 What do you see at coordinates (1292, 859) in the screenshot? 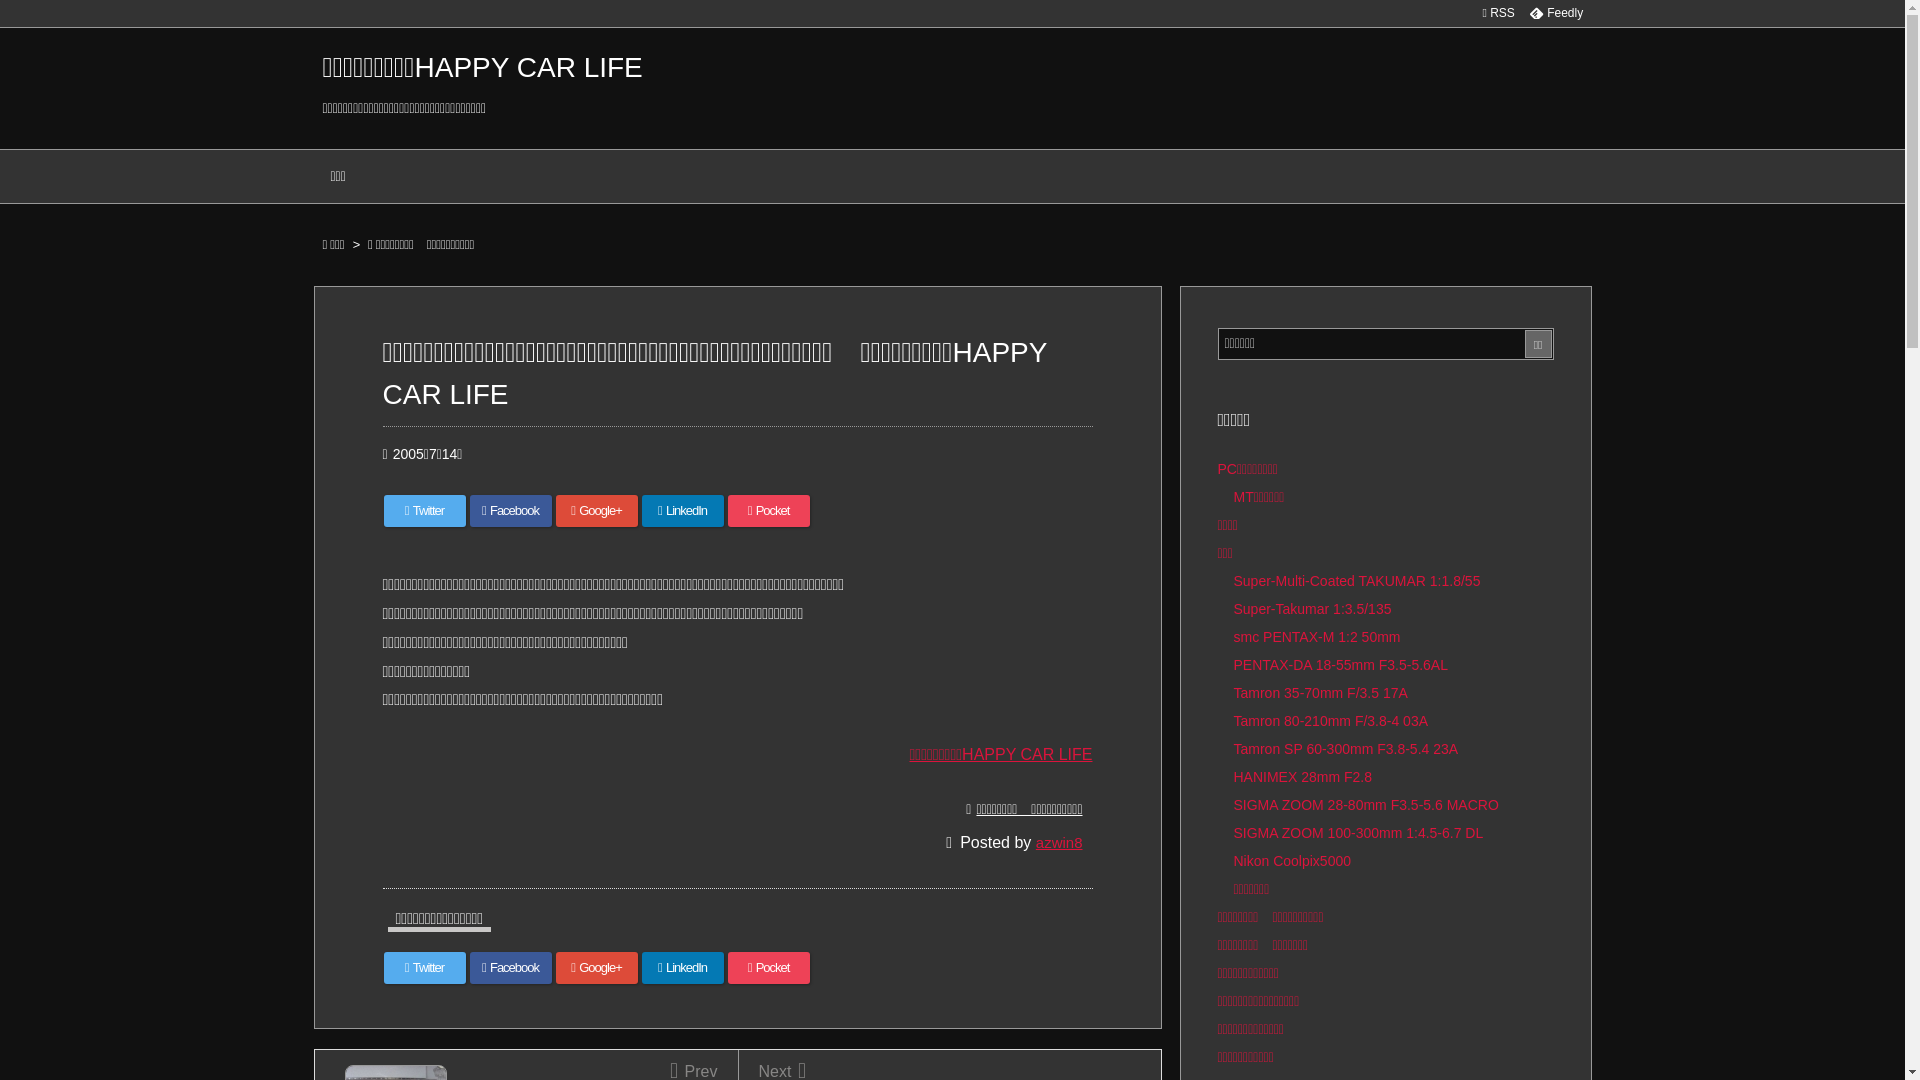
I see `'Nikon Coolpix5000'` at bounding box center [1292, 859].